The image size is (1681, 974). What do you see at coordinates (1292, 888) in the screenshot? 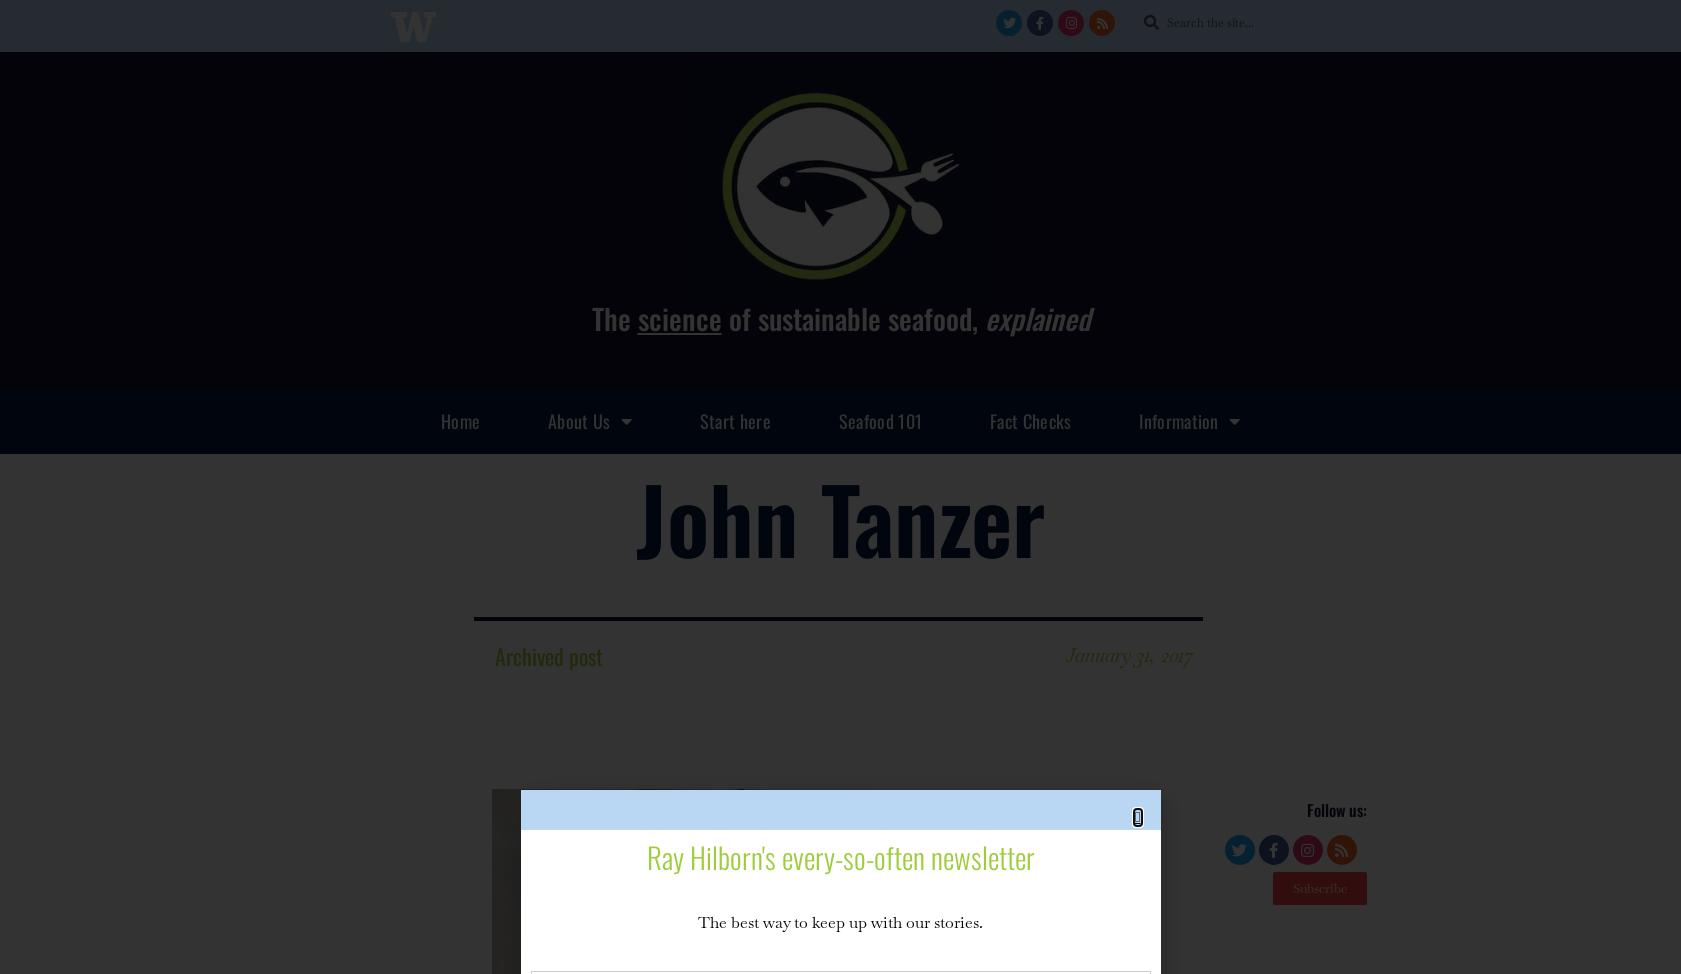
I see `'Subscribe'` at bounding box center [1292, 888].